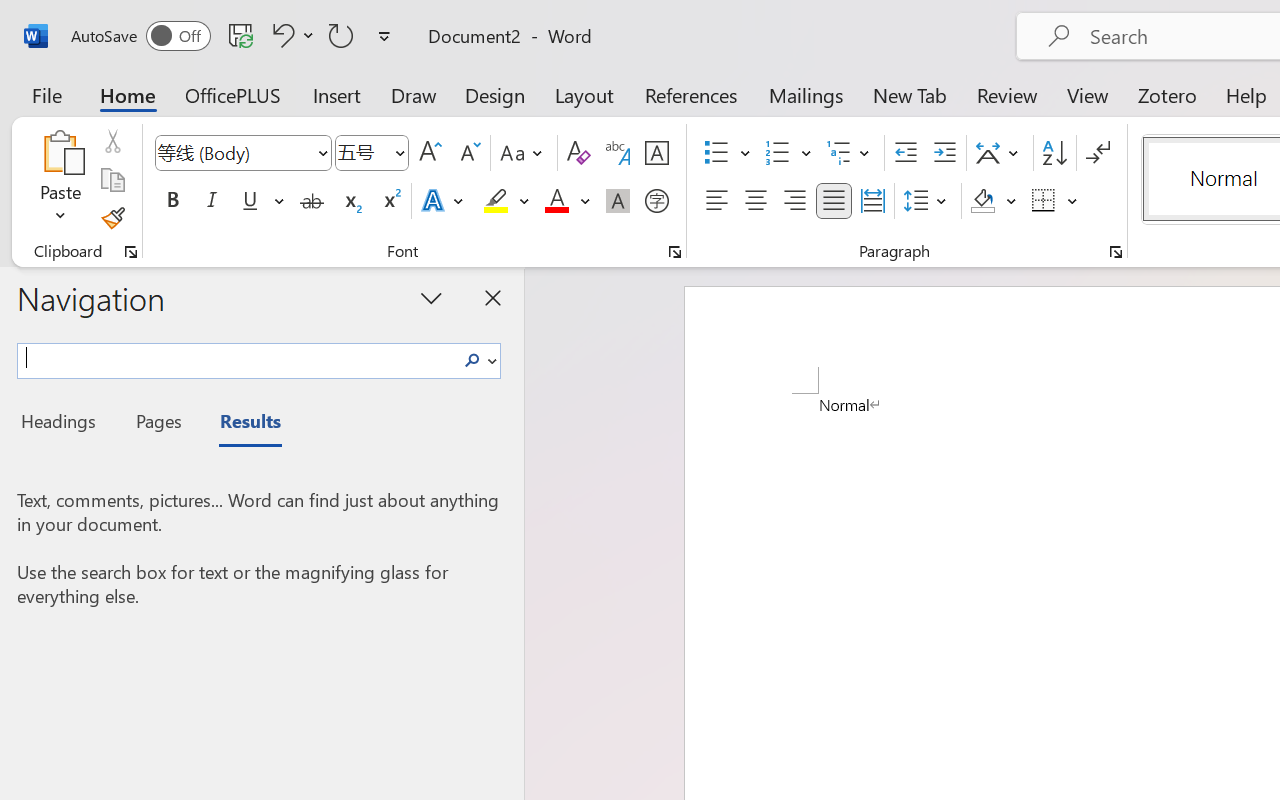 The image size is (1280, 800). Describe the element at coordinates (111, 179) in the screenshot. I see `'Copy'` at that location.